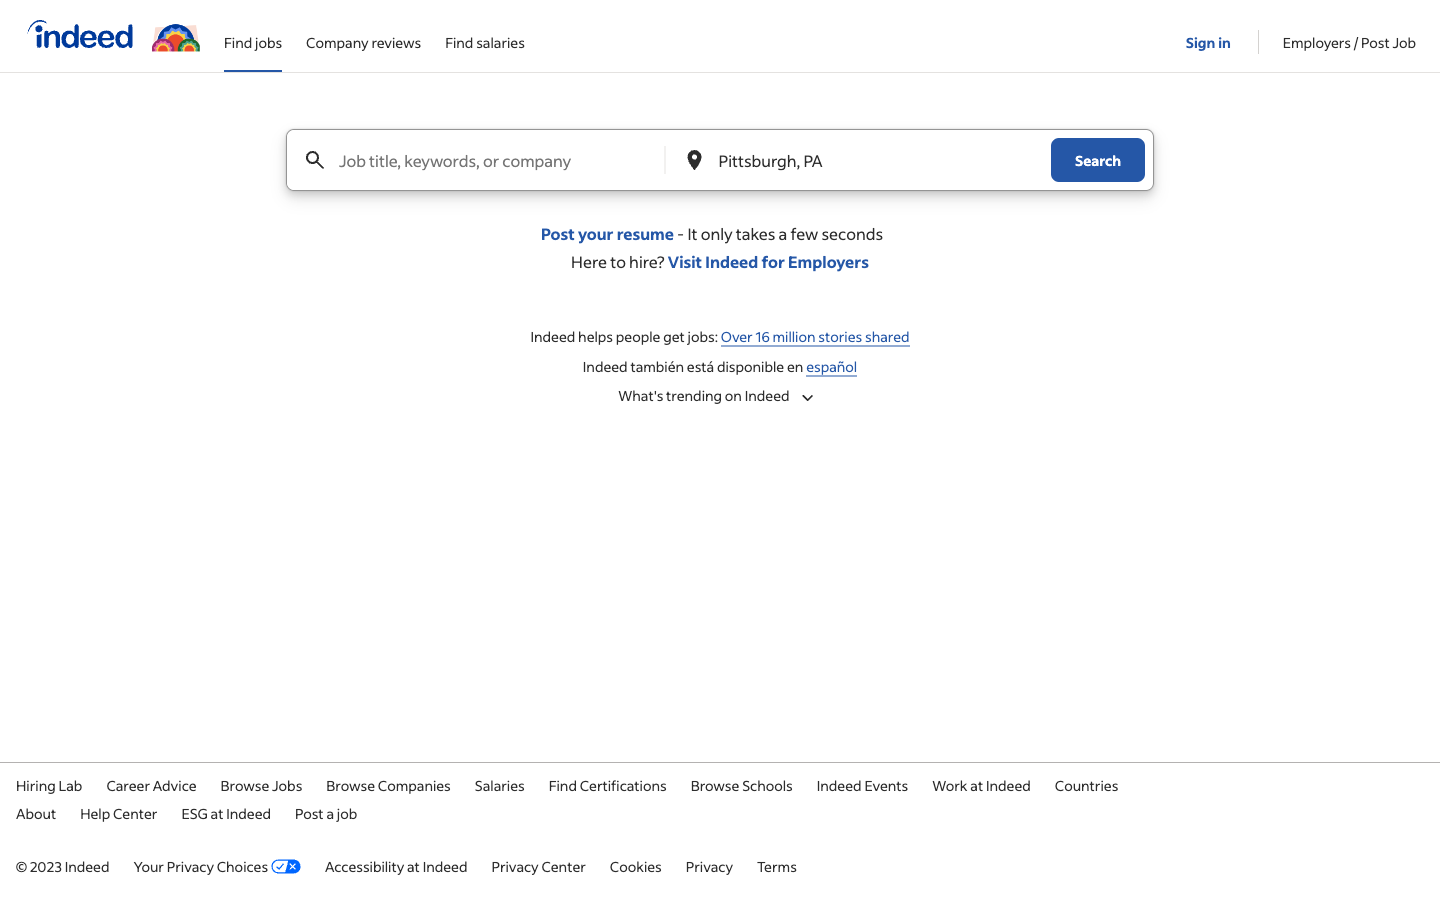 This screenshot has width=1440, height=900. Describe the element at coordinates (1209, 34) in the screenshot. I see `Redirect to User Login Page` at that location.